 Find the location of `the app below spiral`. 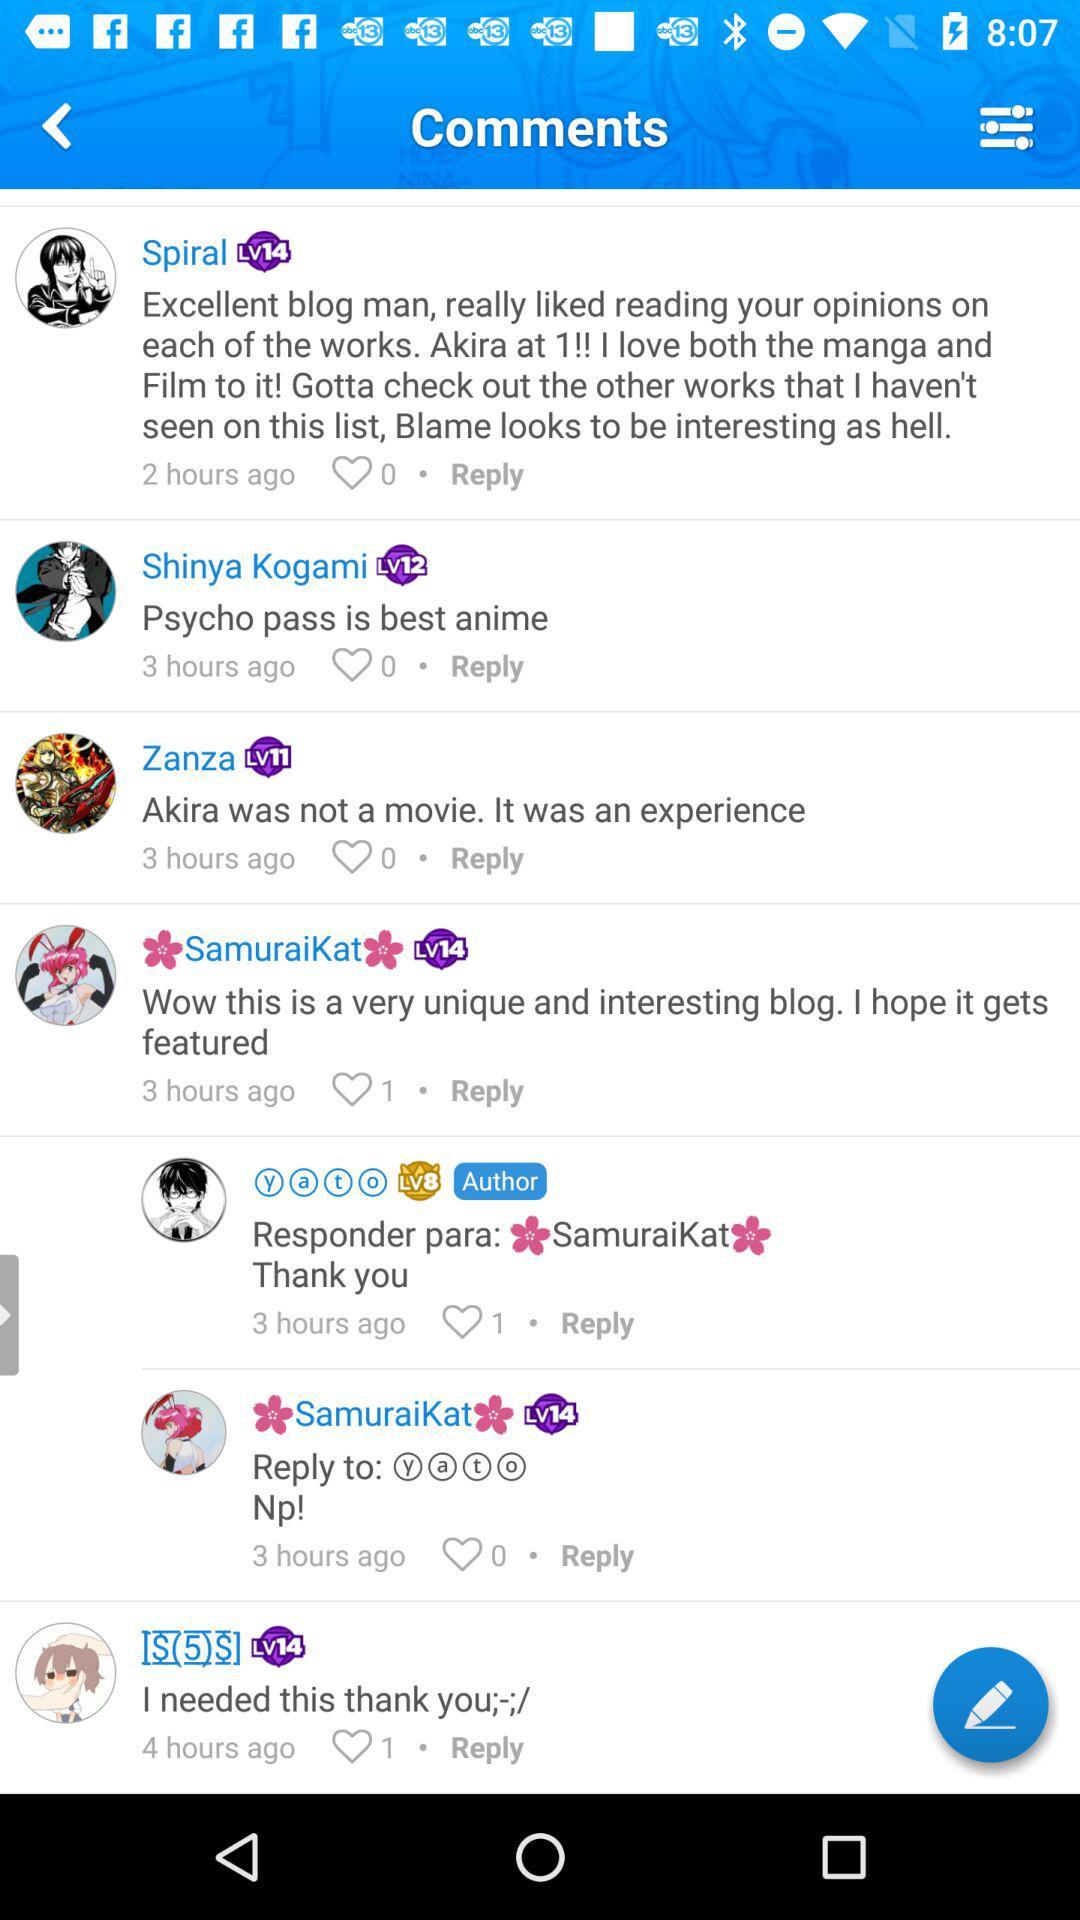

the app below spiral is located at coordinates (596, 363).